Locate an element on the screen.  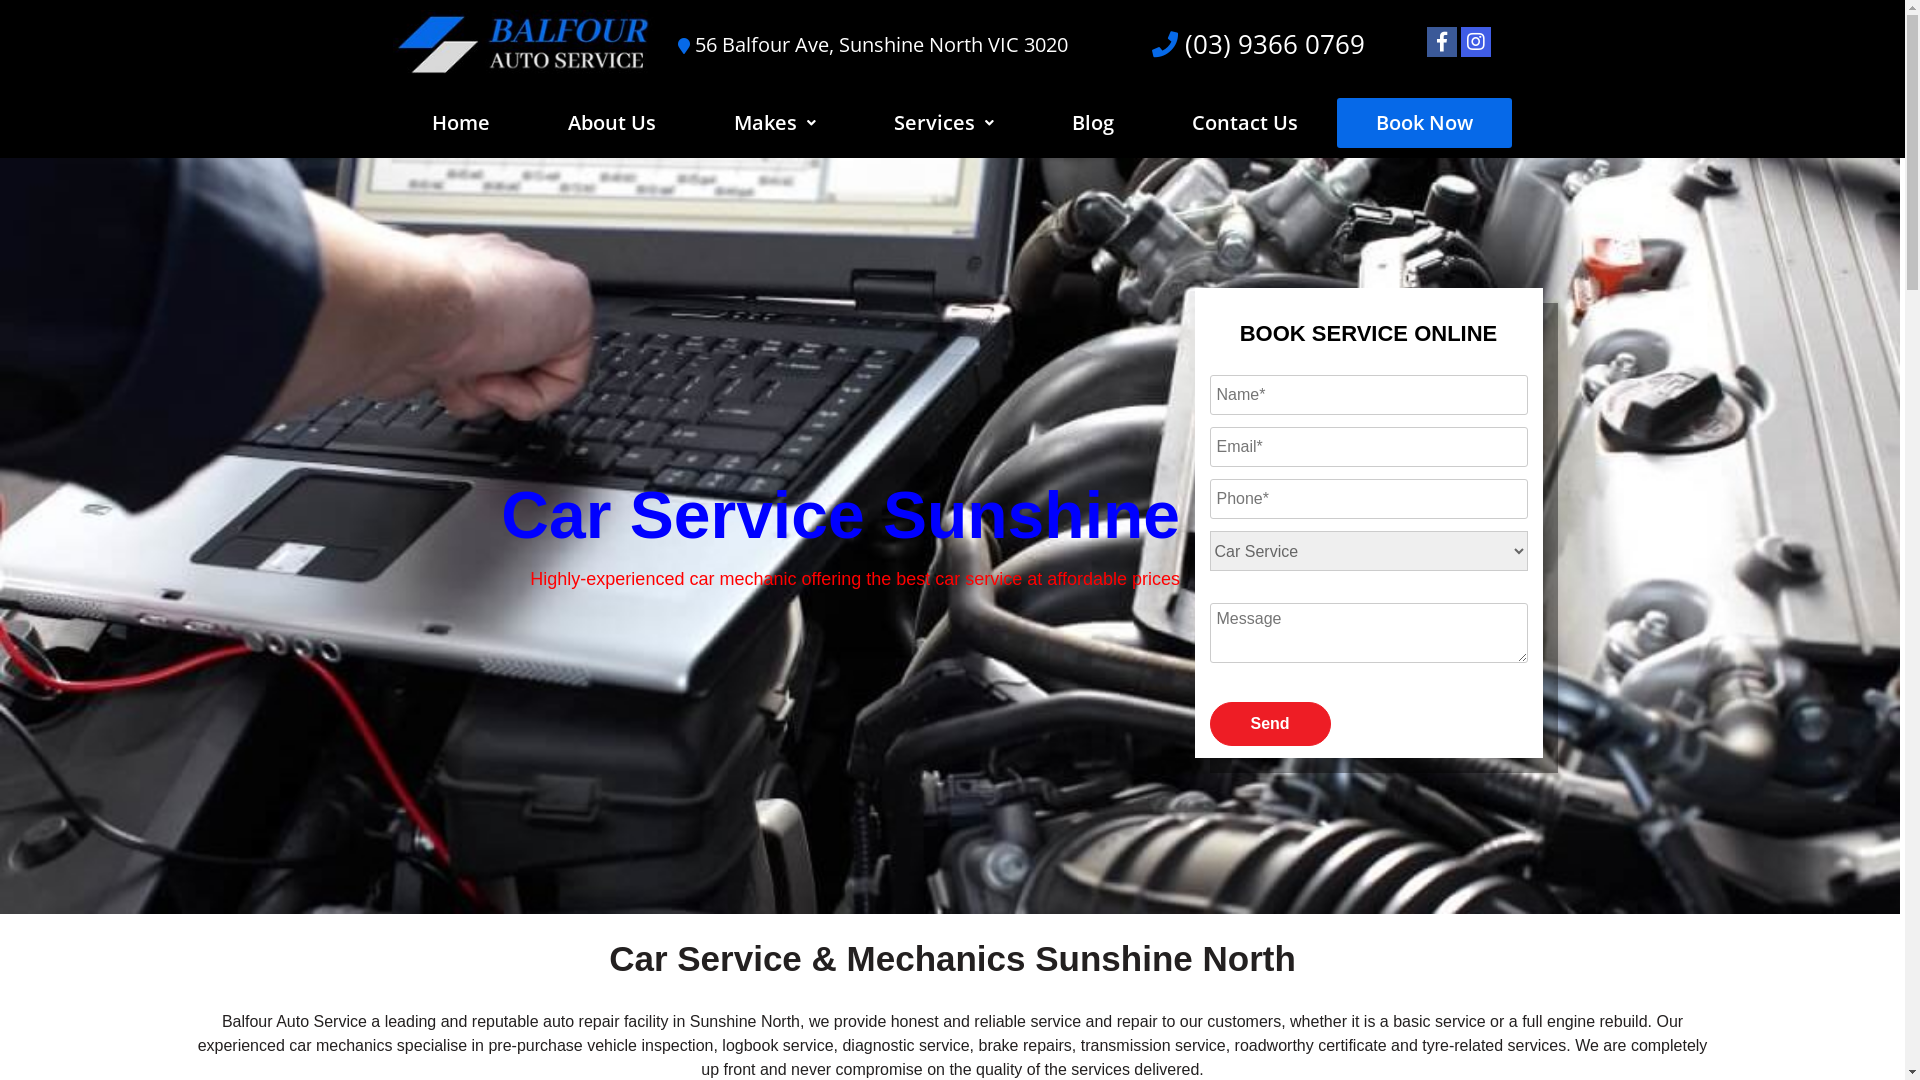
'Blog' is located at coordinates (1092, 123).